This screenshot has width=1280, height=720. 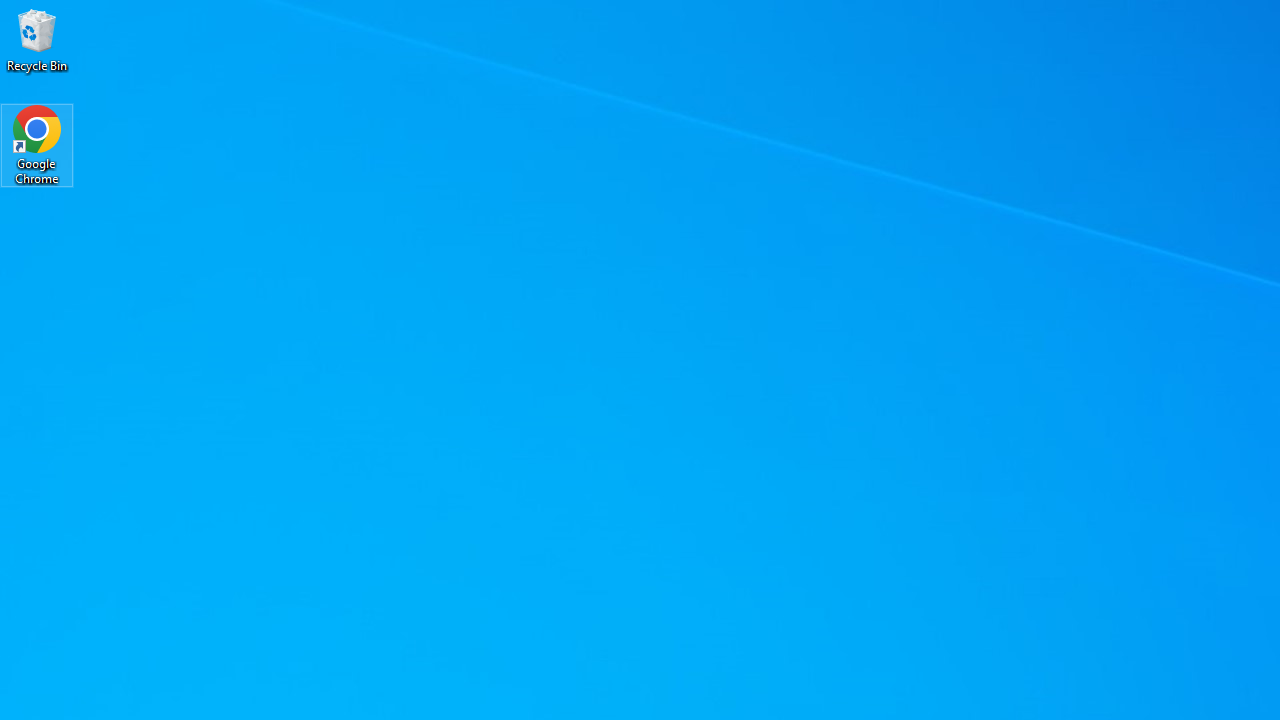 What do you see at coordinates (37, 39) in the screenshot?
I see `'Recycle Bin'` at bounding box center [37, 39].